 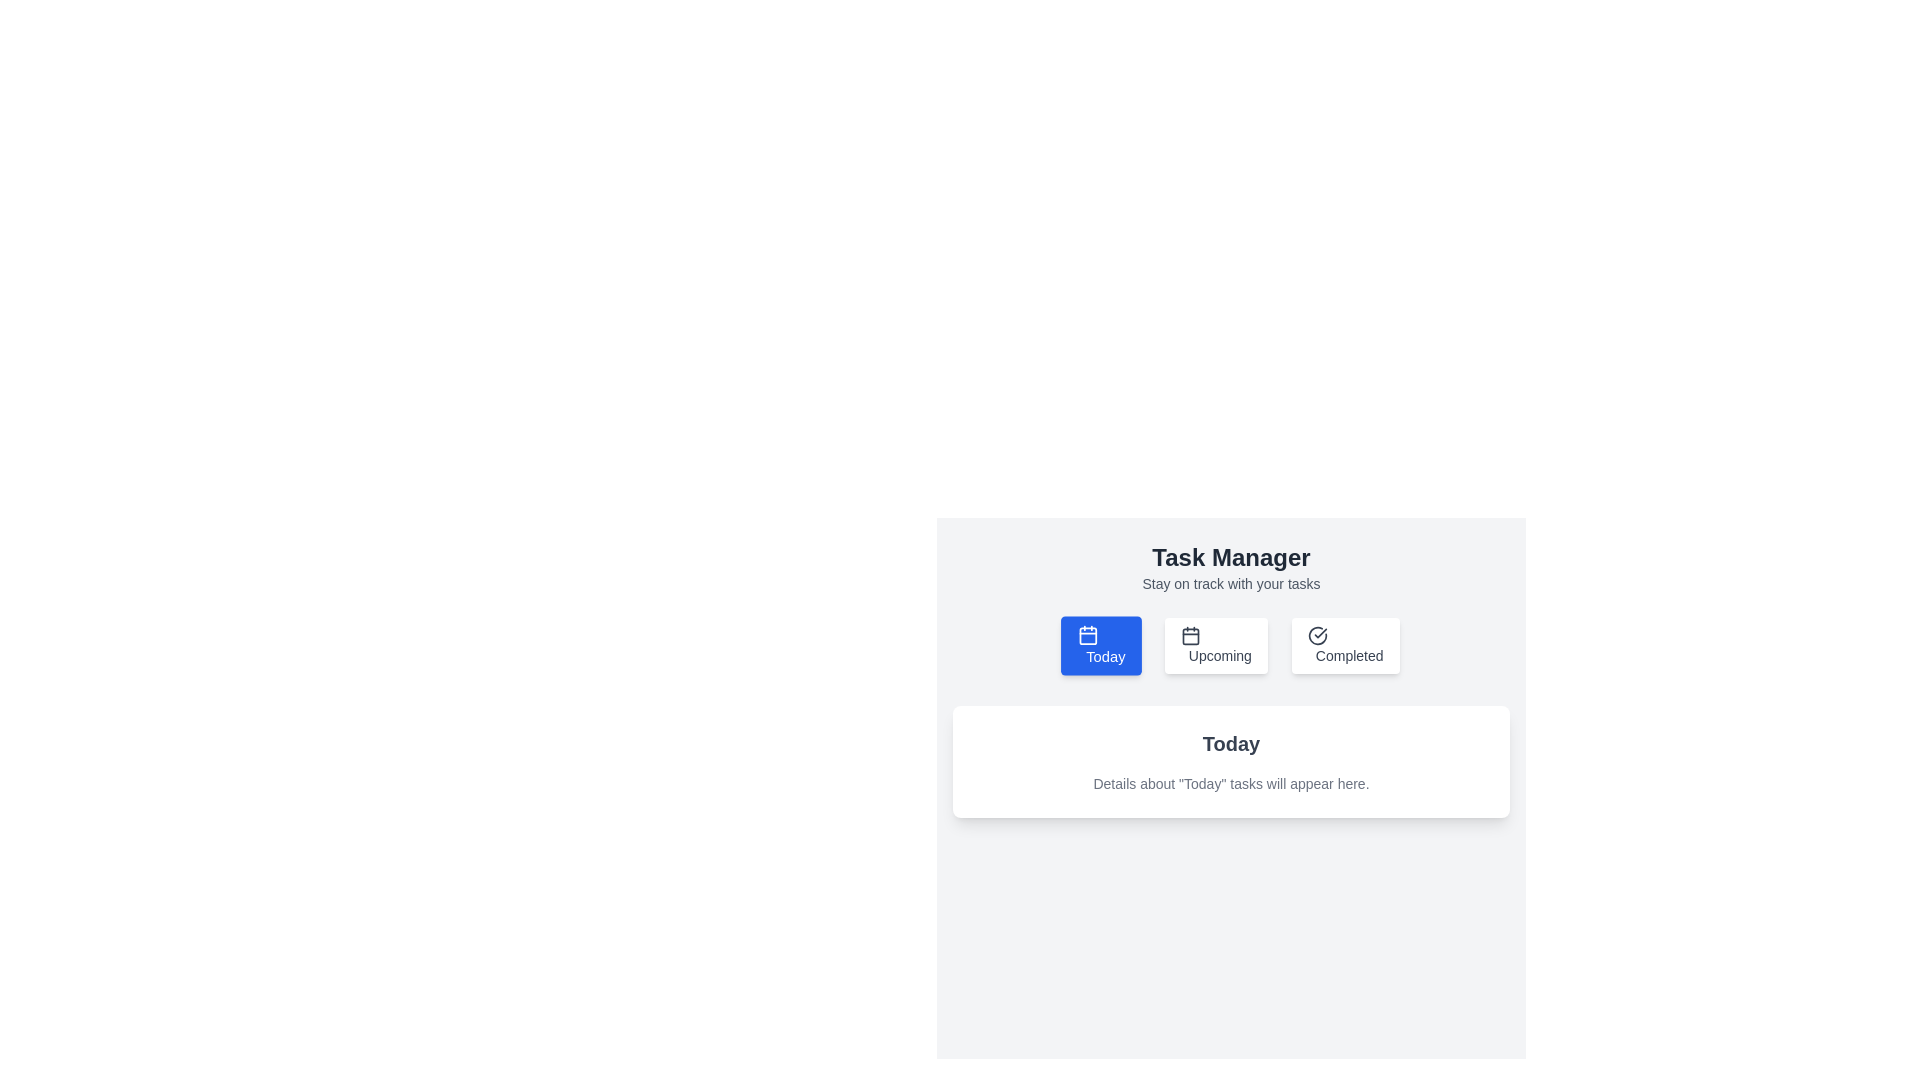 I want to click on the graphical rectangle within the calendar icon, so click(x=1190, y=636).